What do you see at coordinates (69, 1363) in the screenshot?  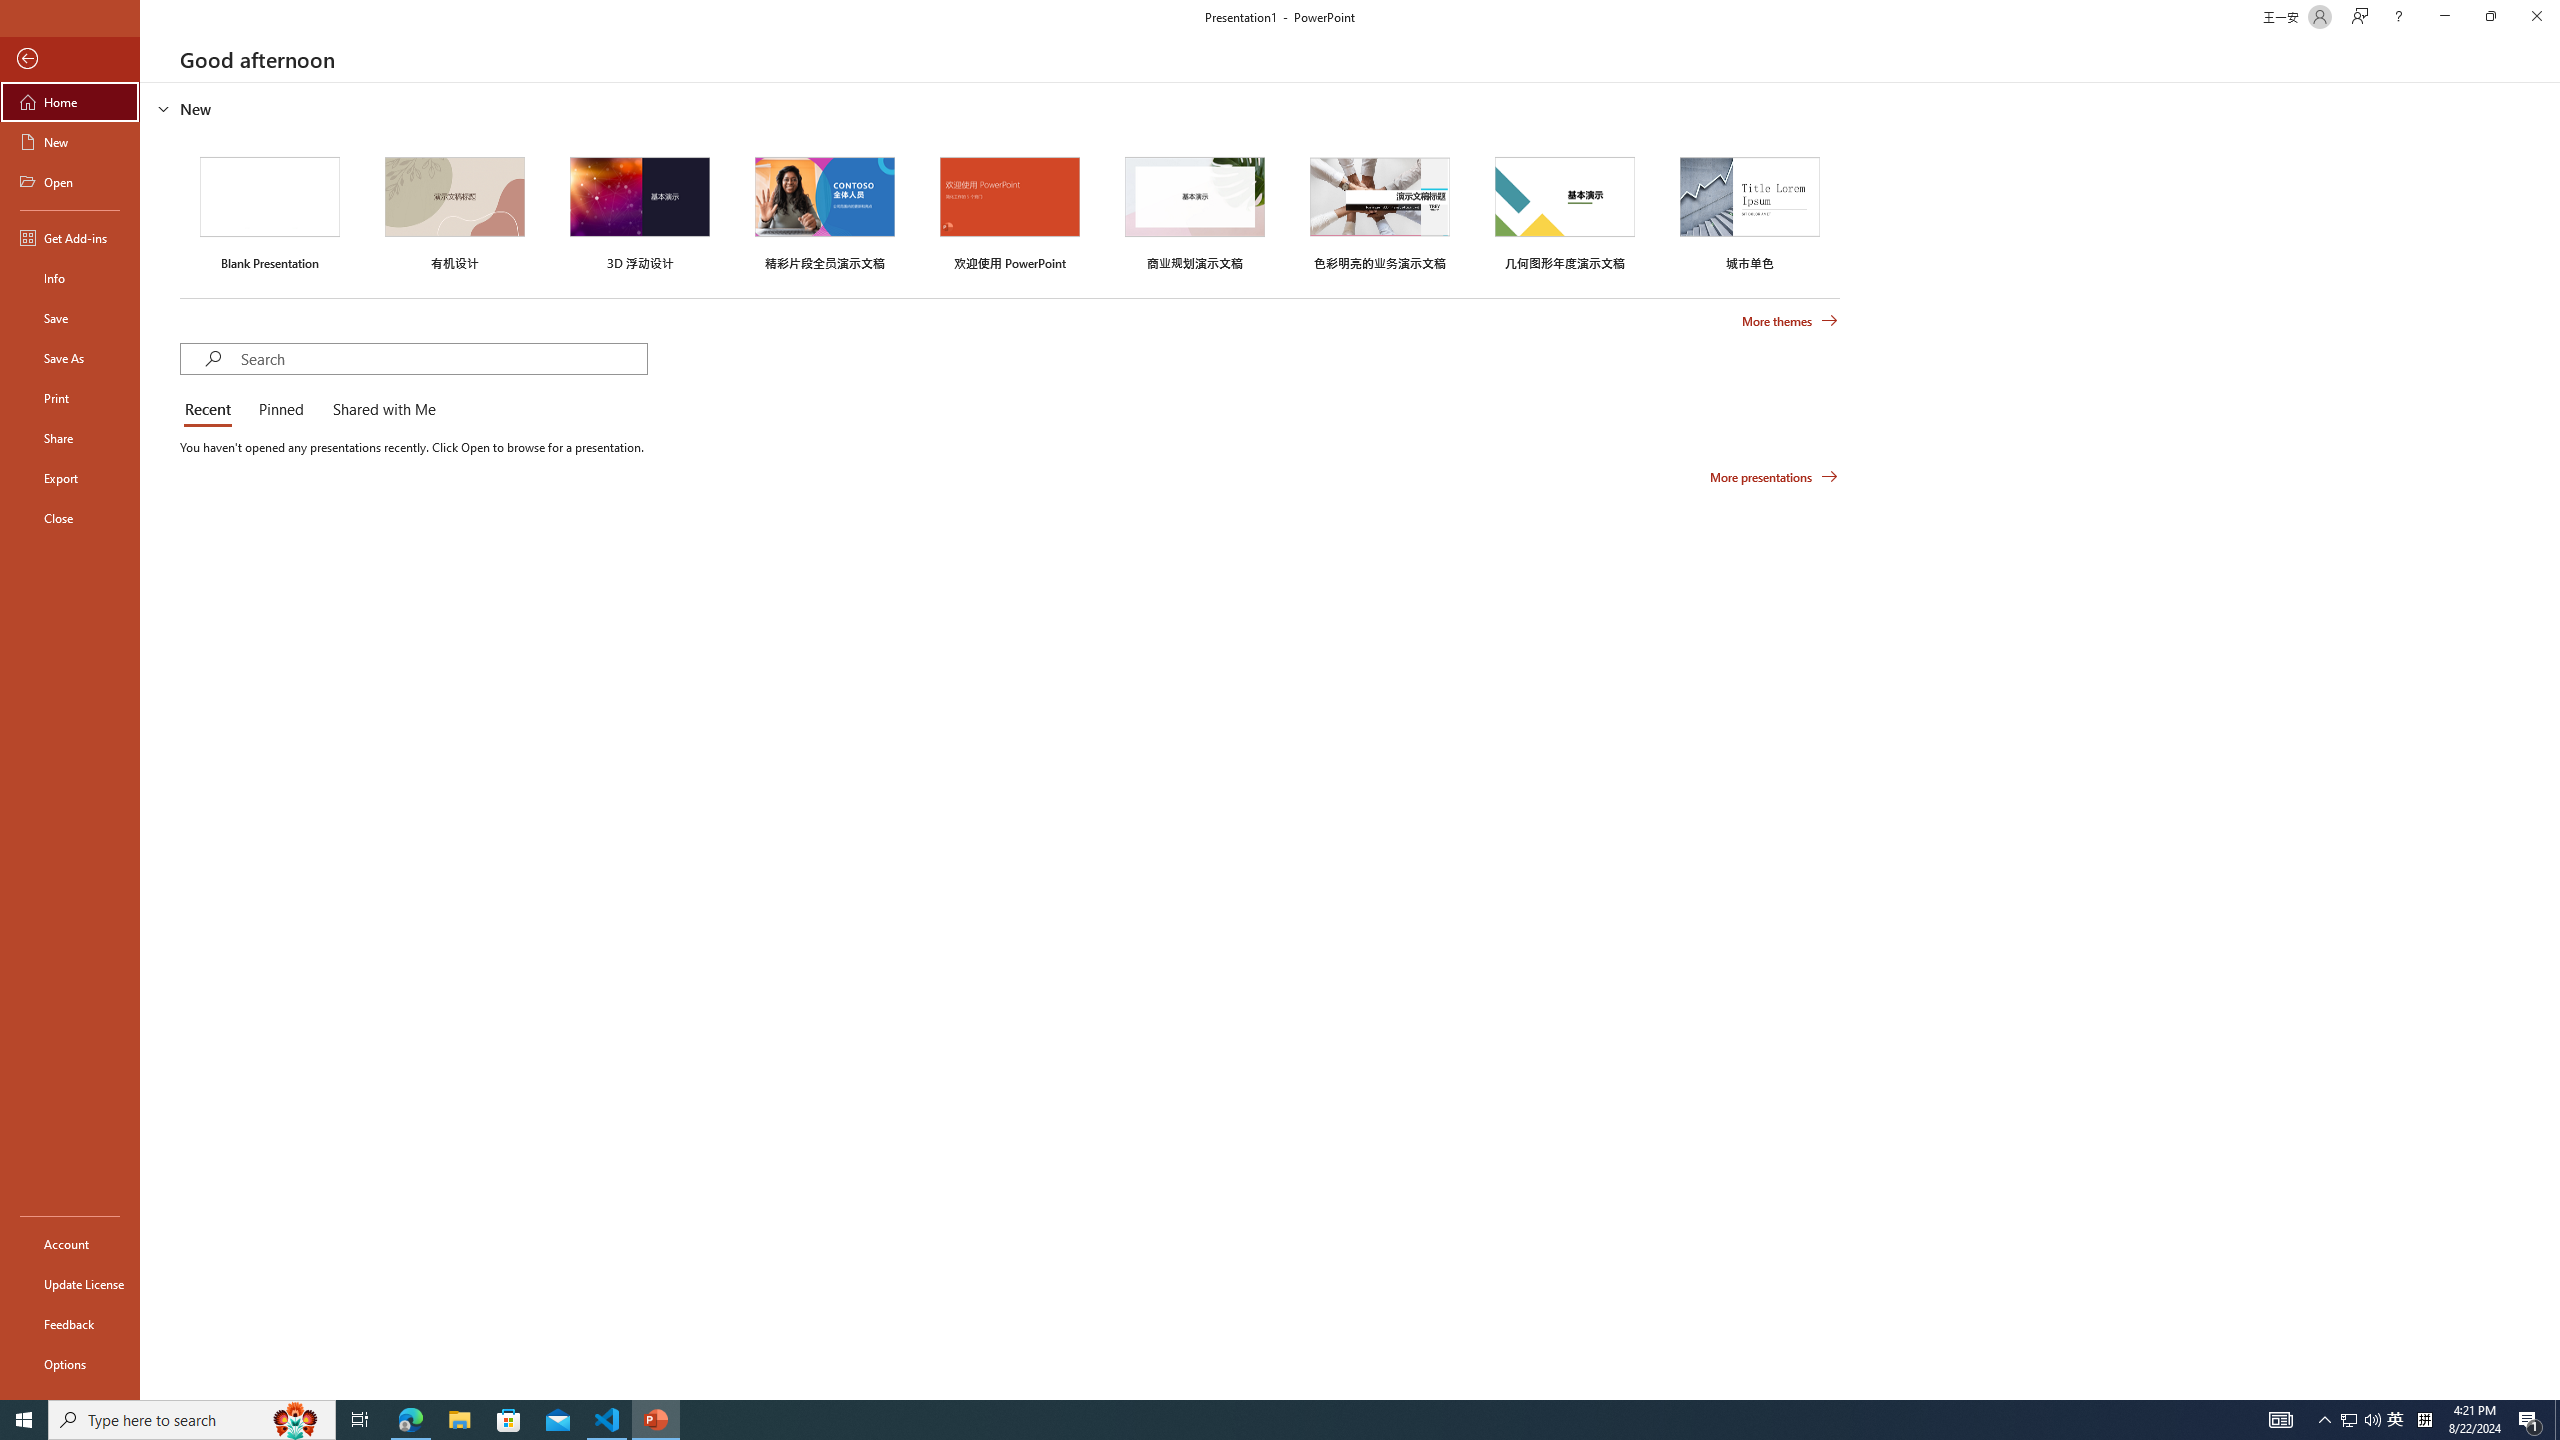 I see `'Options'` at bounding box center [69, 1363].